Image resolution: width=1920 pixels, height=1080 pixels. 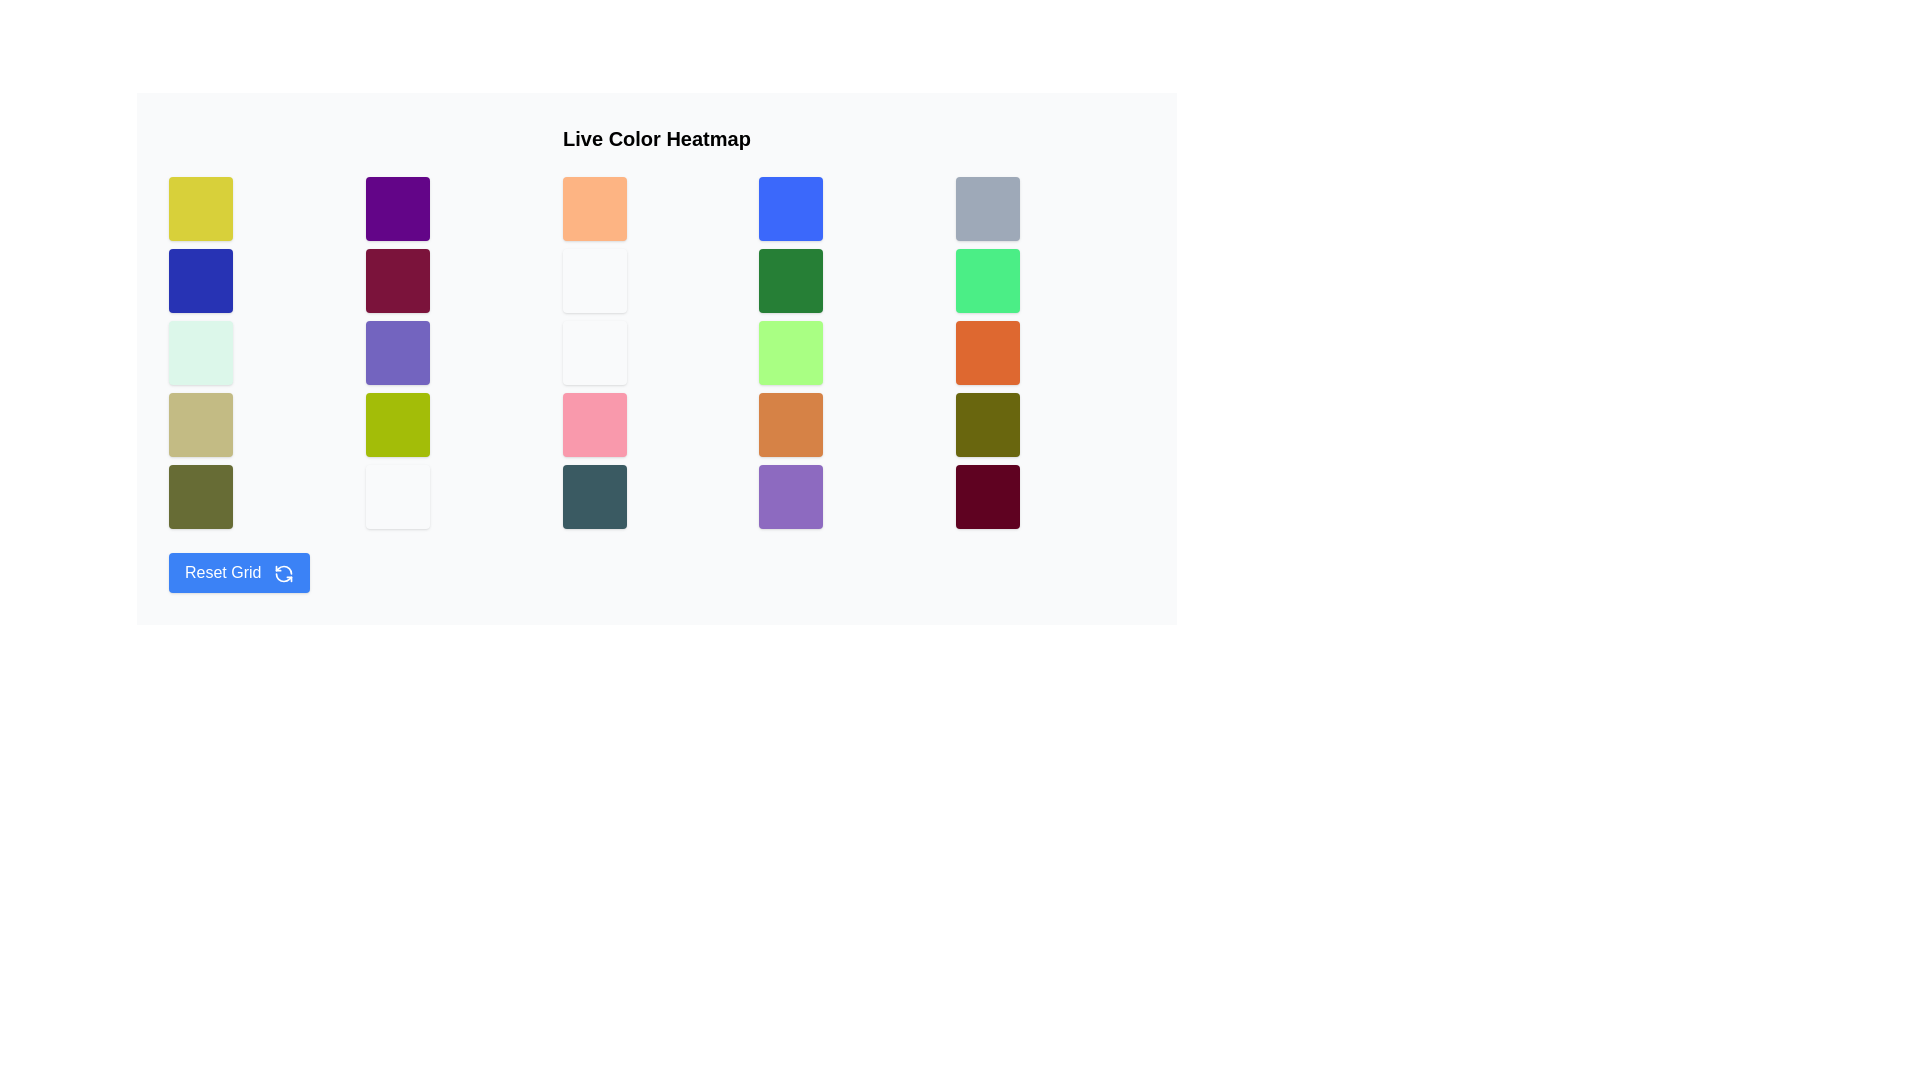 What do you see at coordinates (790, 423) in the screenshot?
I see `the fourth square in the fourth row of the grid layout, which serves as a non-interactive visual representation in a color heatmap or palette display` at bounding box center [790, 423].